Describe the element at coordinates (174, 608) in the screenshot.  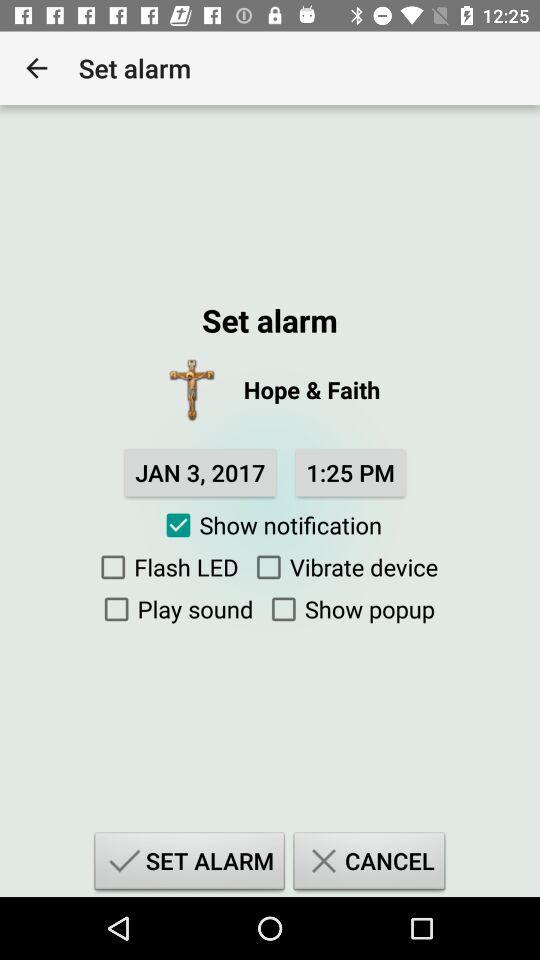
I see `item next to show popup` at that location.